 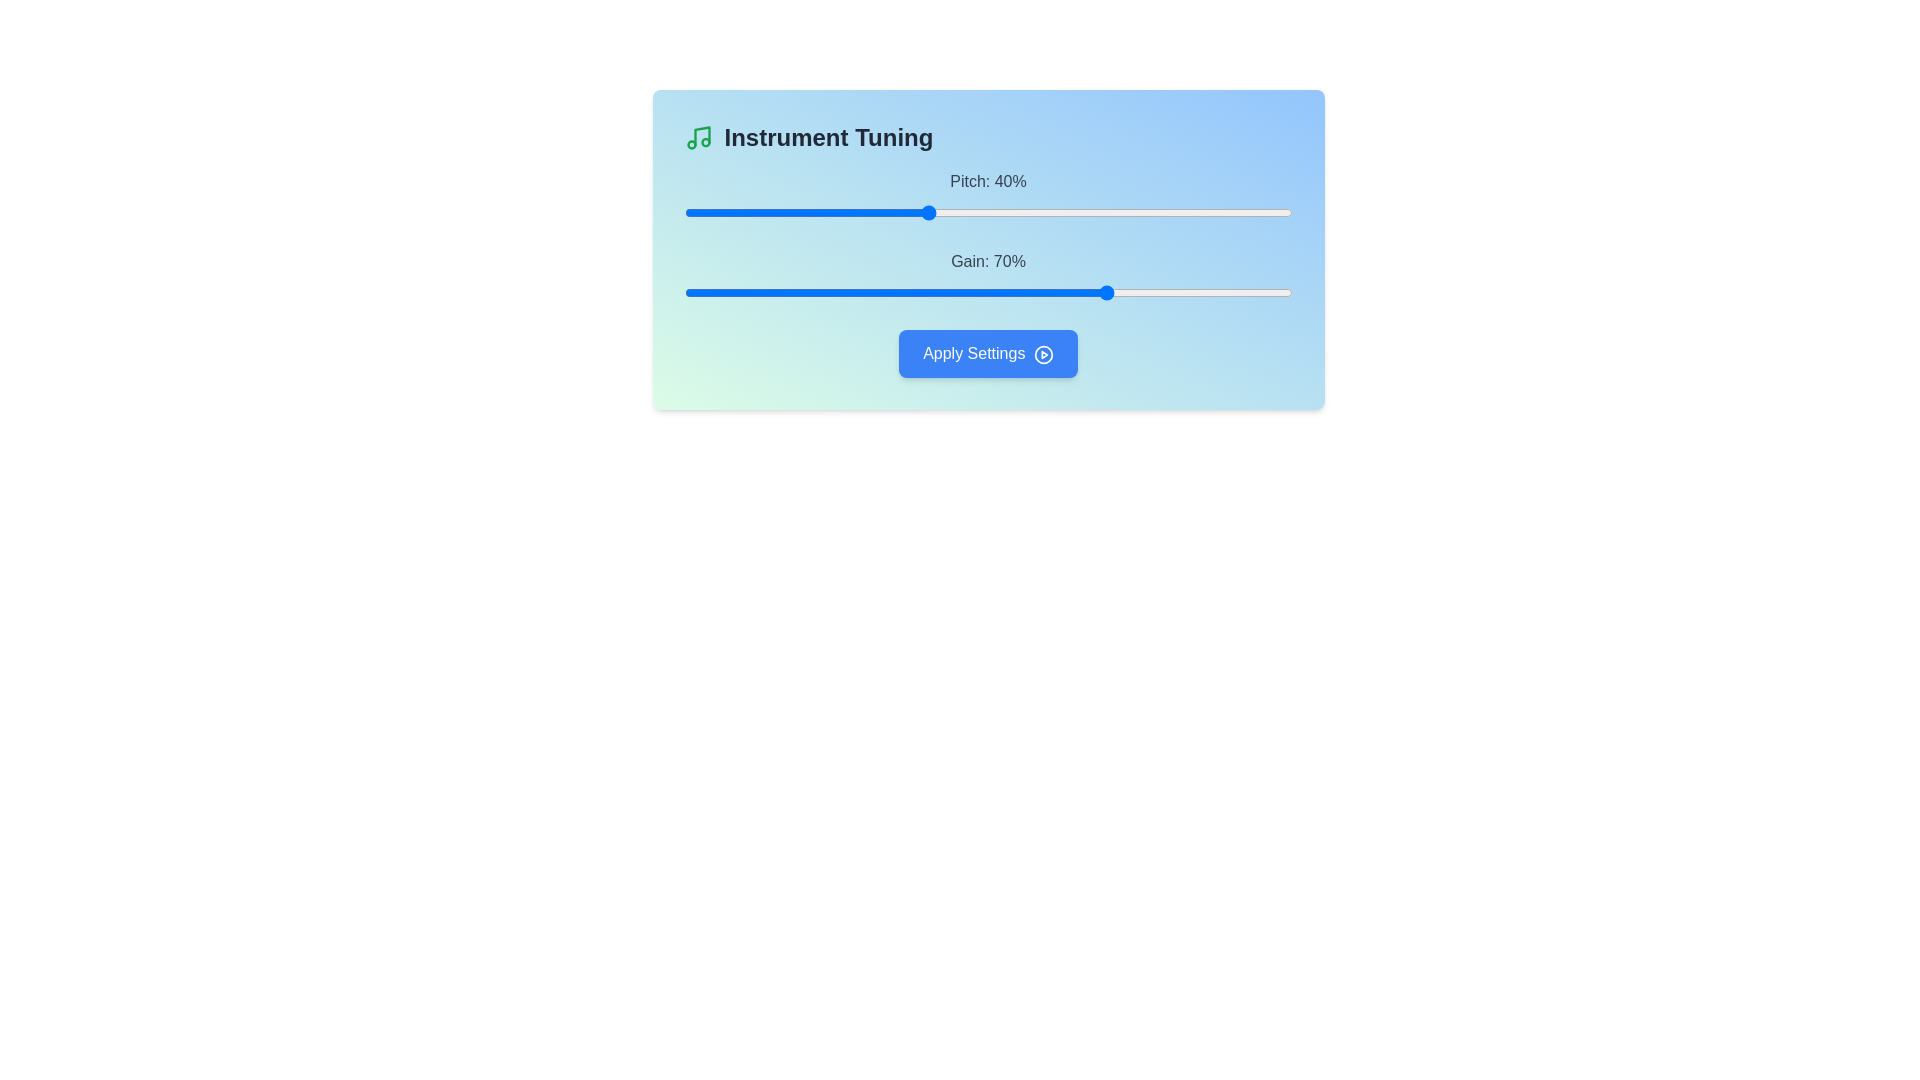 I want to click on the 'Apply Settings' button, so click(x=988, y=353).